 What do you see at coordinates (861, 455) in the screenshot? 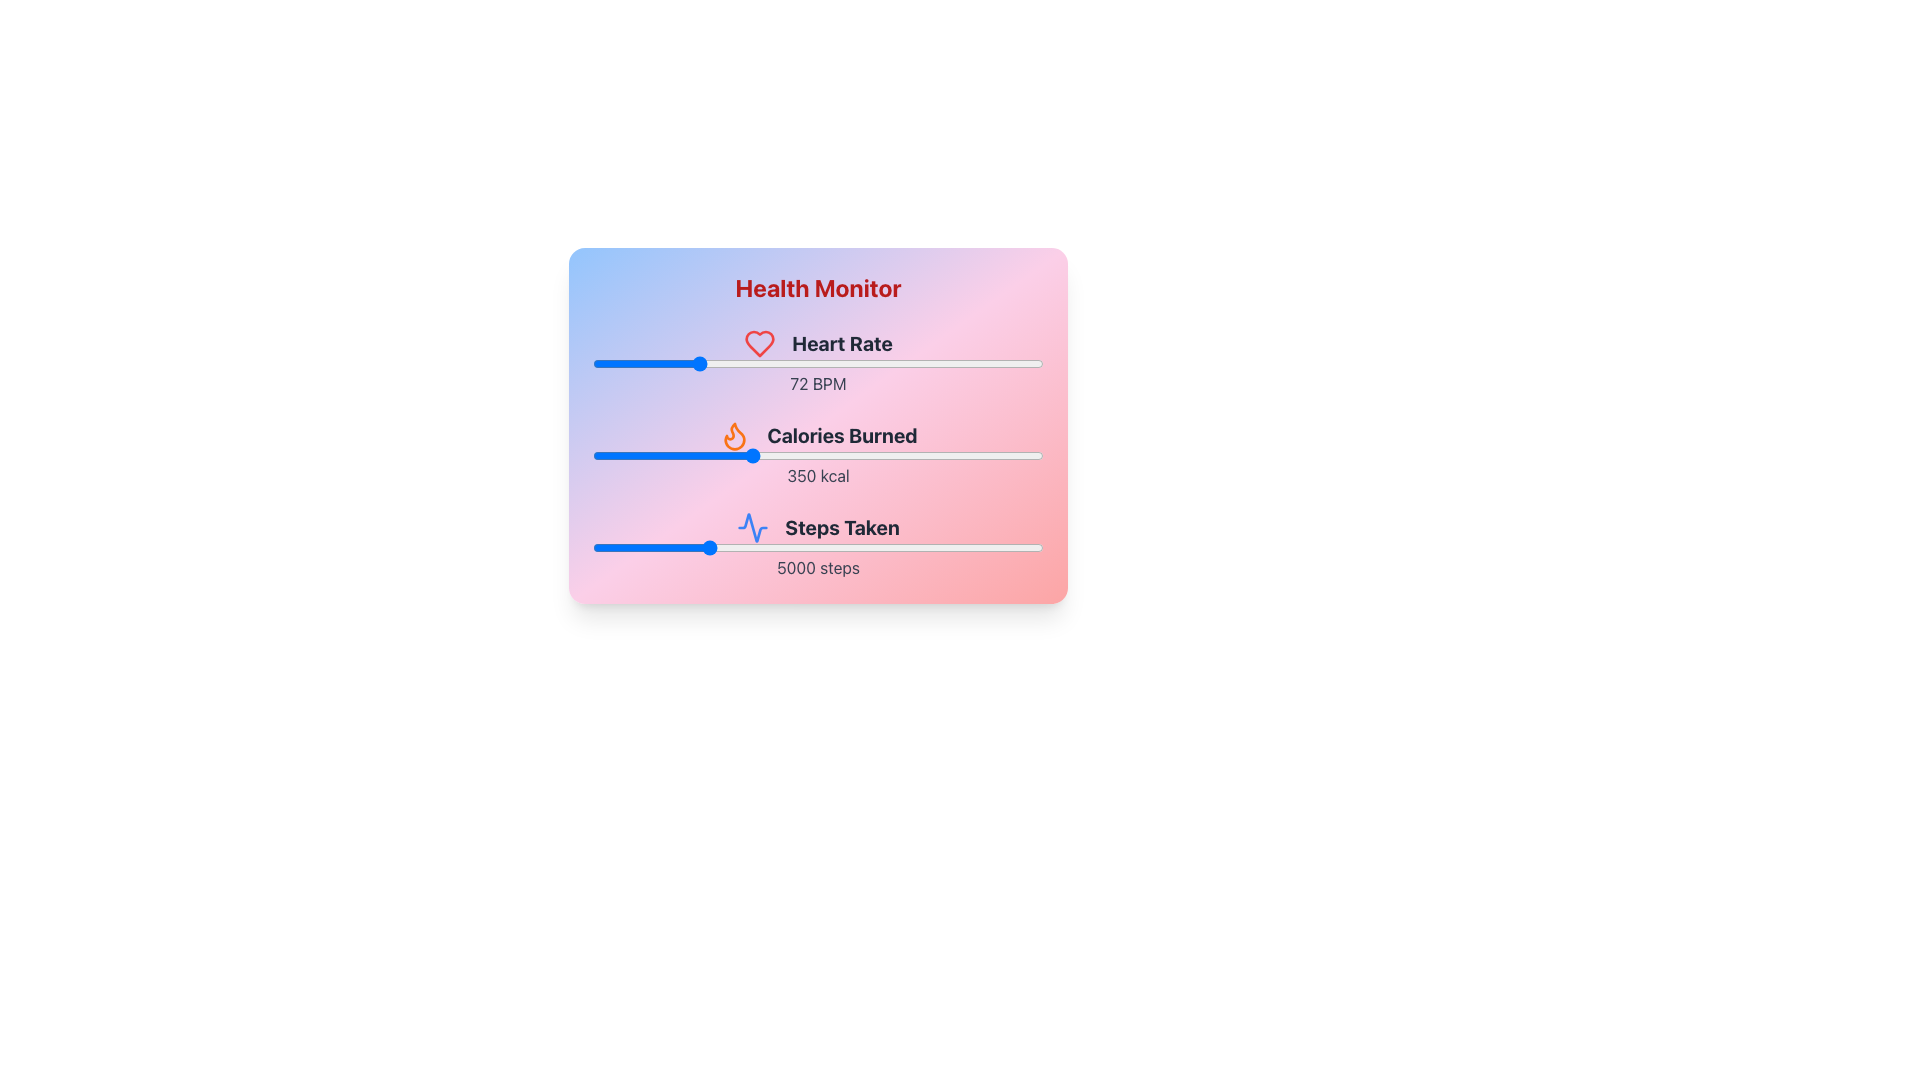
I see `calories burned` at bounding box center [861, 455].